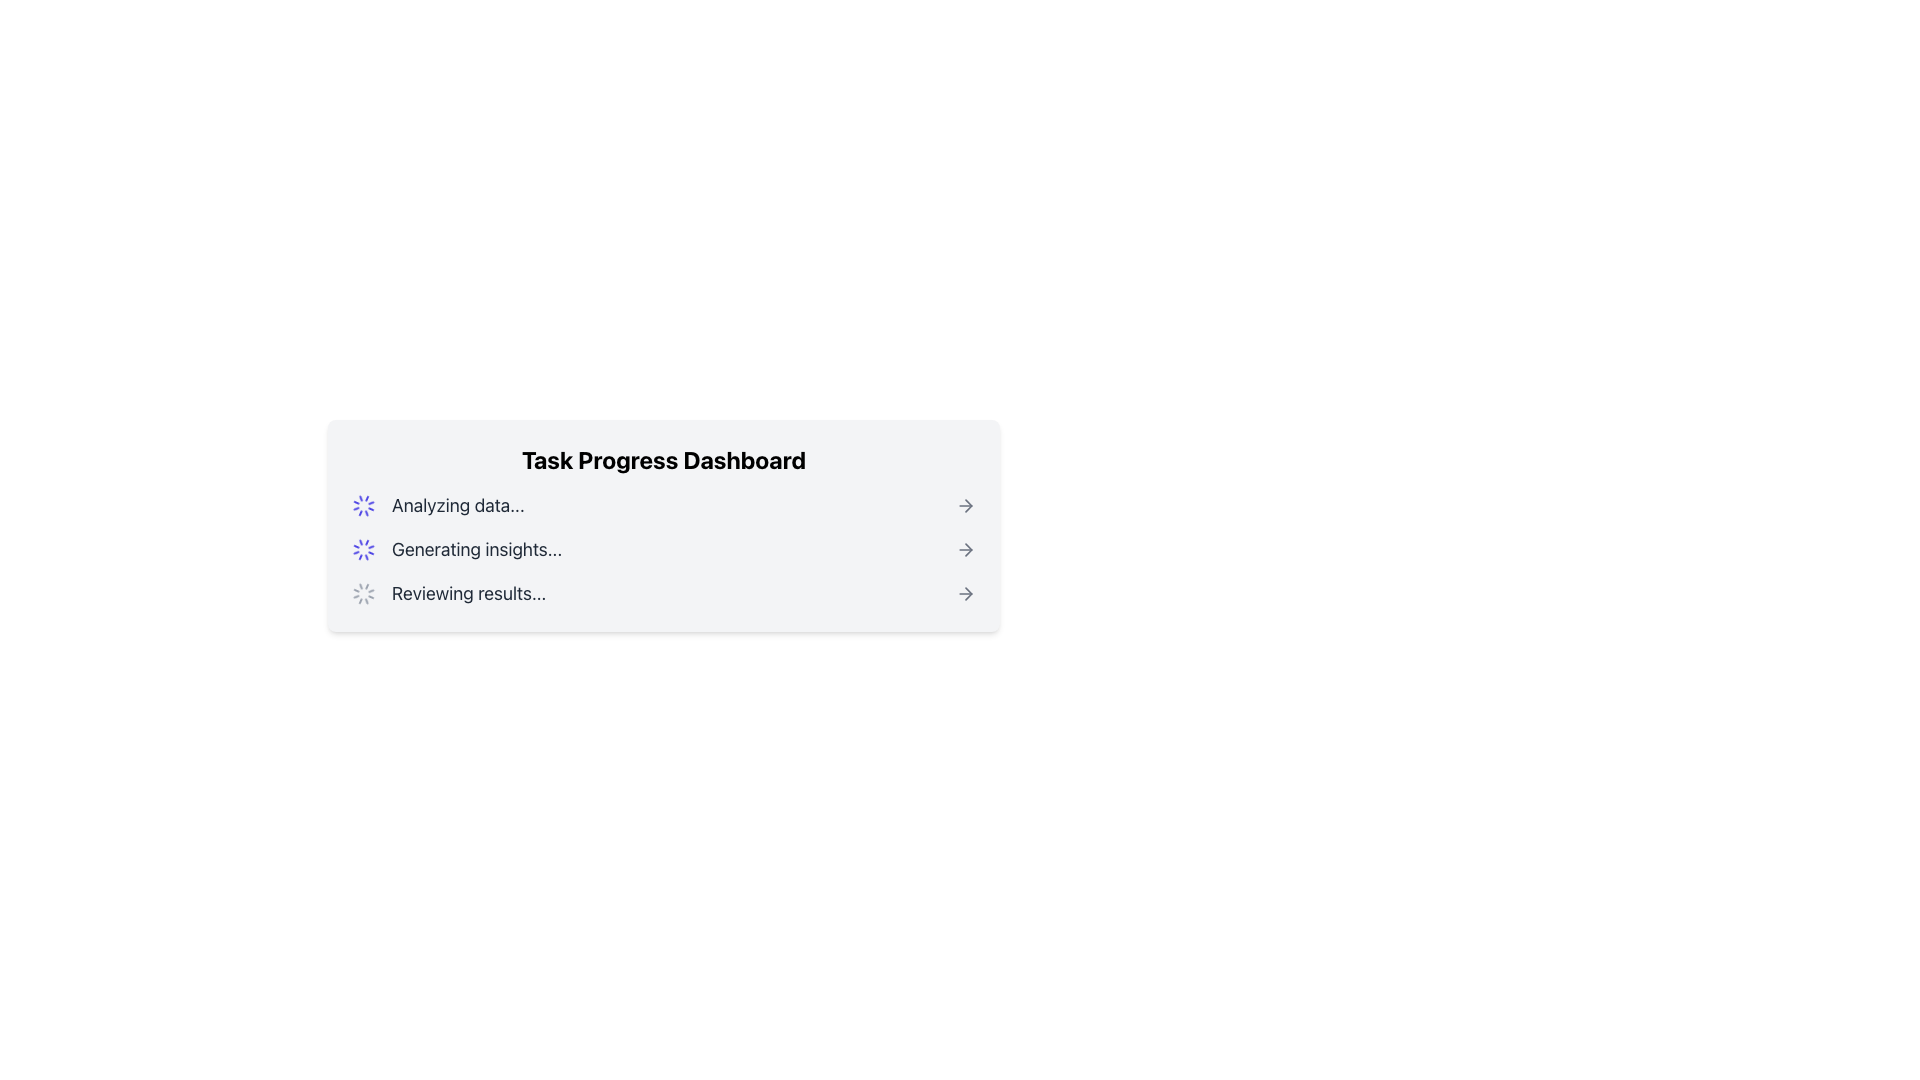  What do you see at coordinates (448, 593) in the screenshot?
I see `the status indicator element that shows 'Reviewing results...' in the Task Progress Dashboard, which signifies an ongoing process` at bounding box center [448, 593].